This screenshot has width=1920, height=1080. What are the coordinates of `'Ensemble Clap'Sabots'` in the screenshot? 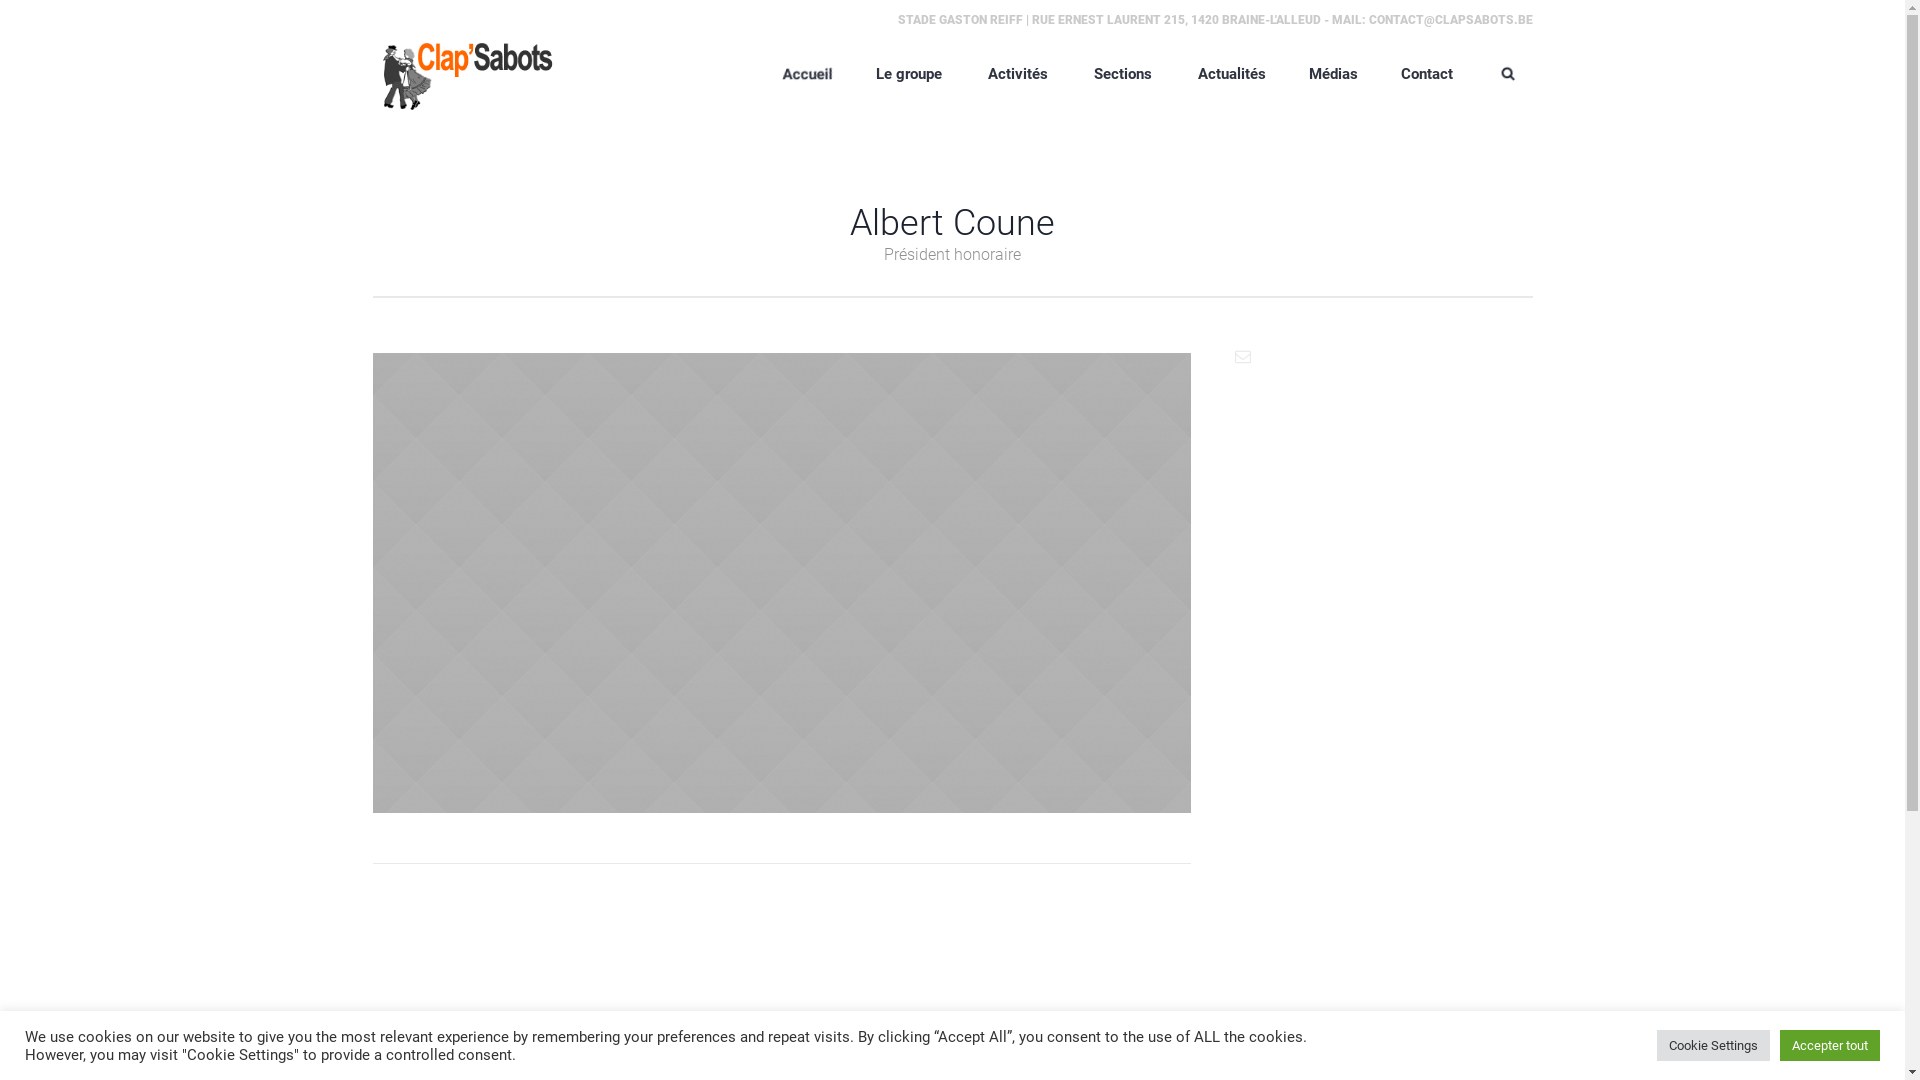 It's located at (461, 72).